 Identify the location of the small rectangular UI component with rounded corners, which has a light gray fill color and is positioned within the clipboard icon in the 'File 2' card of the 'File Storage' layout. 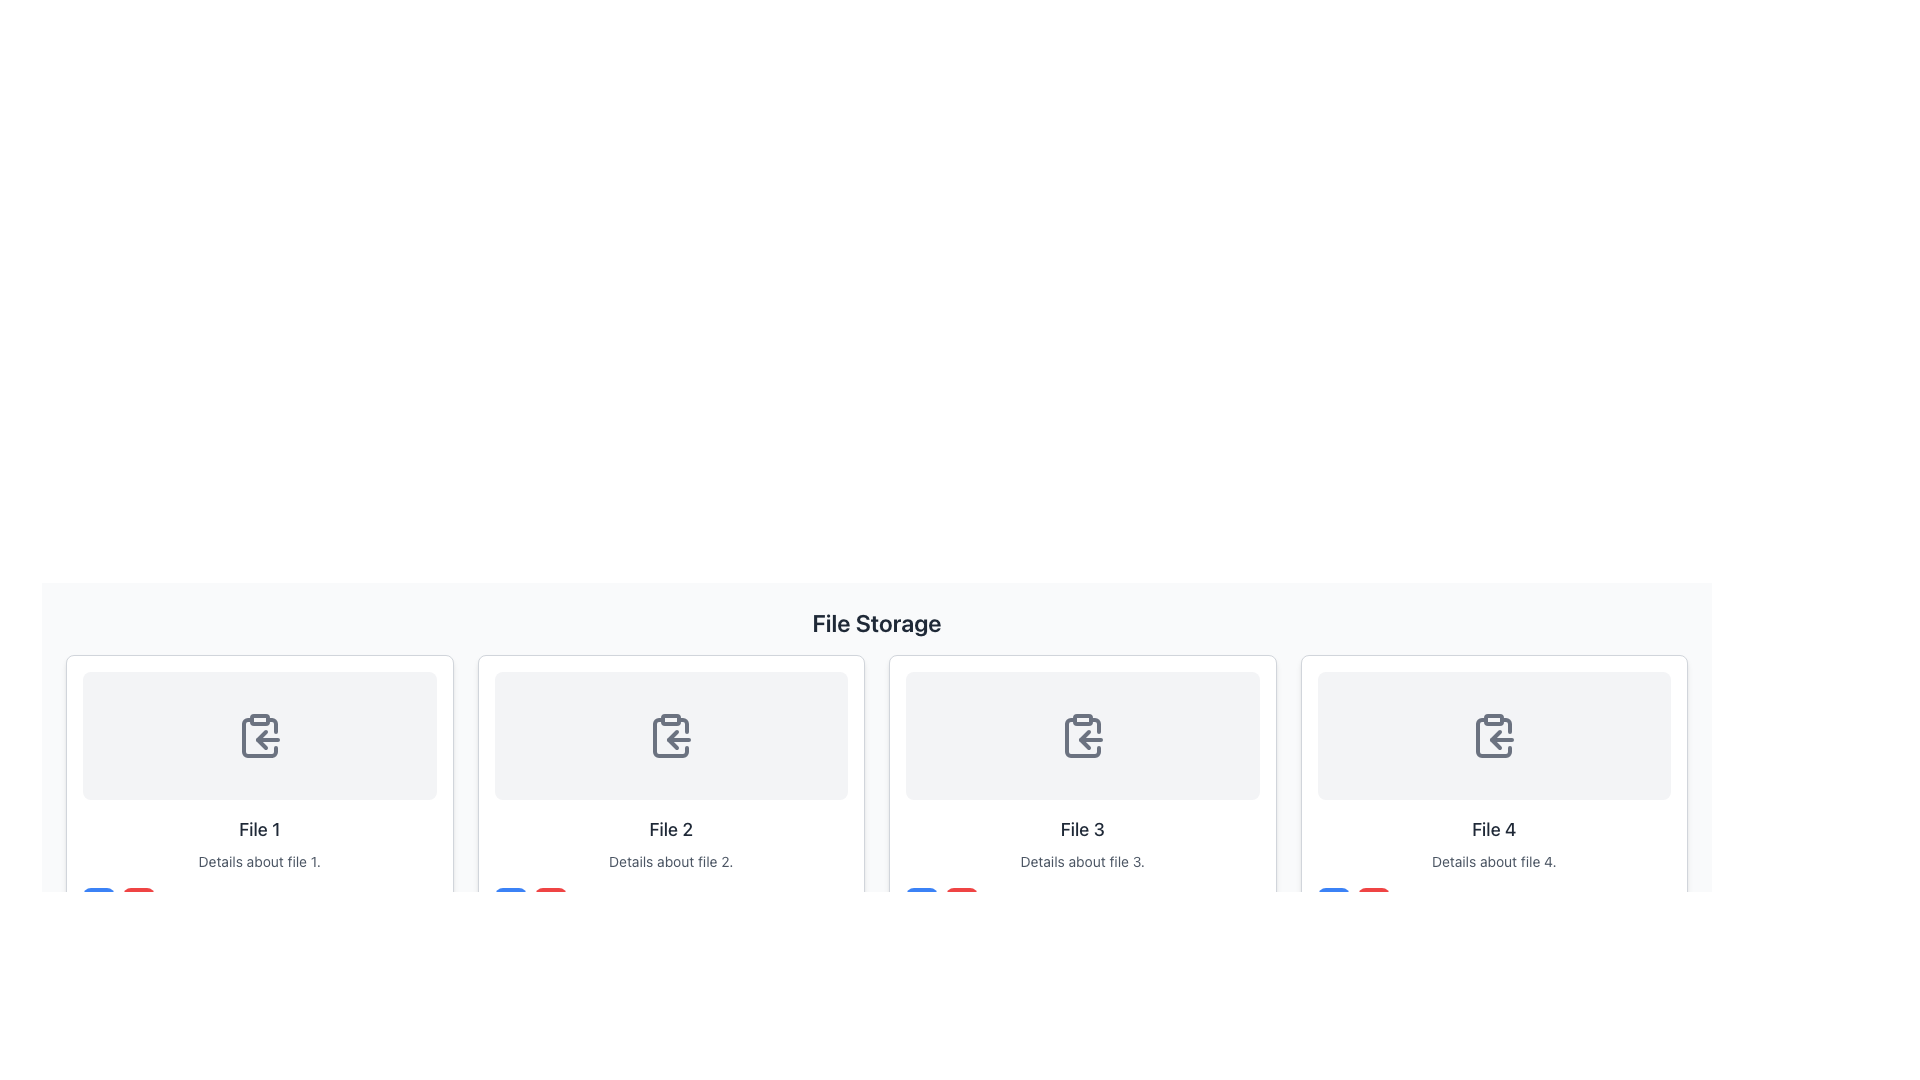
(671, 720).